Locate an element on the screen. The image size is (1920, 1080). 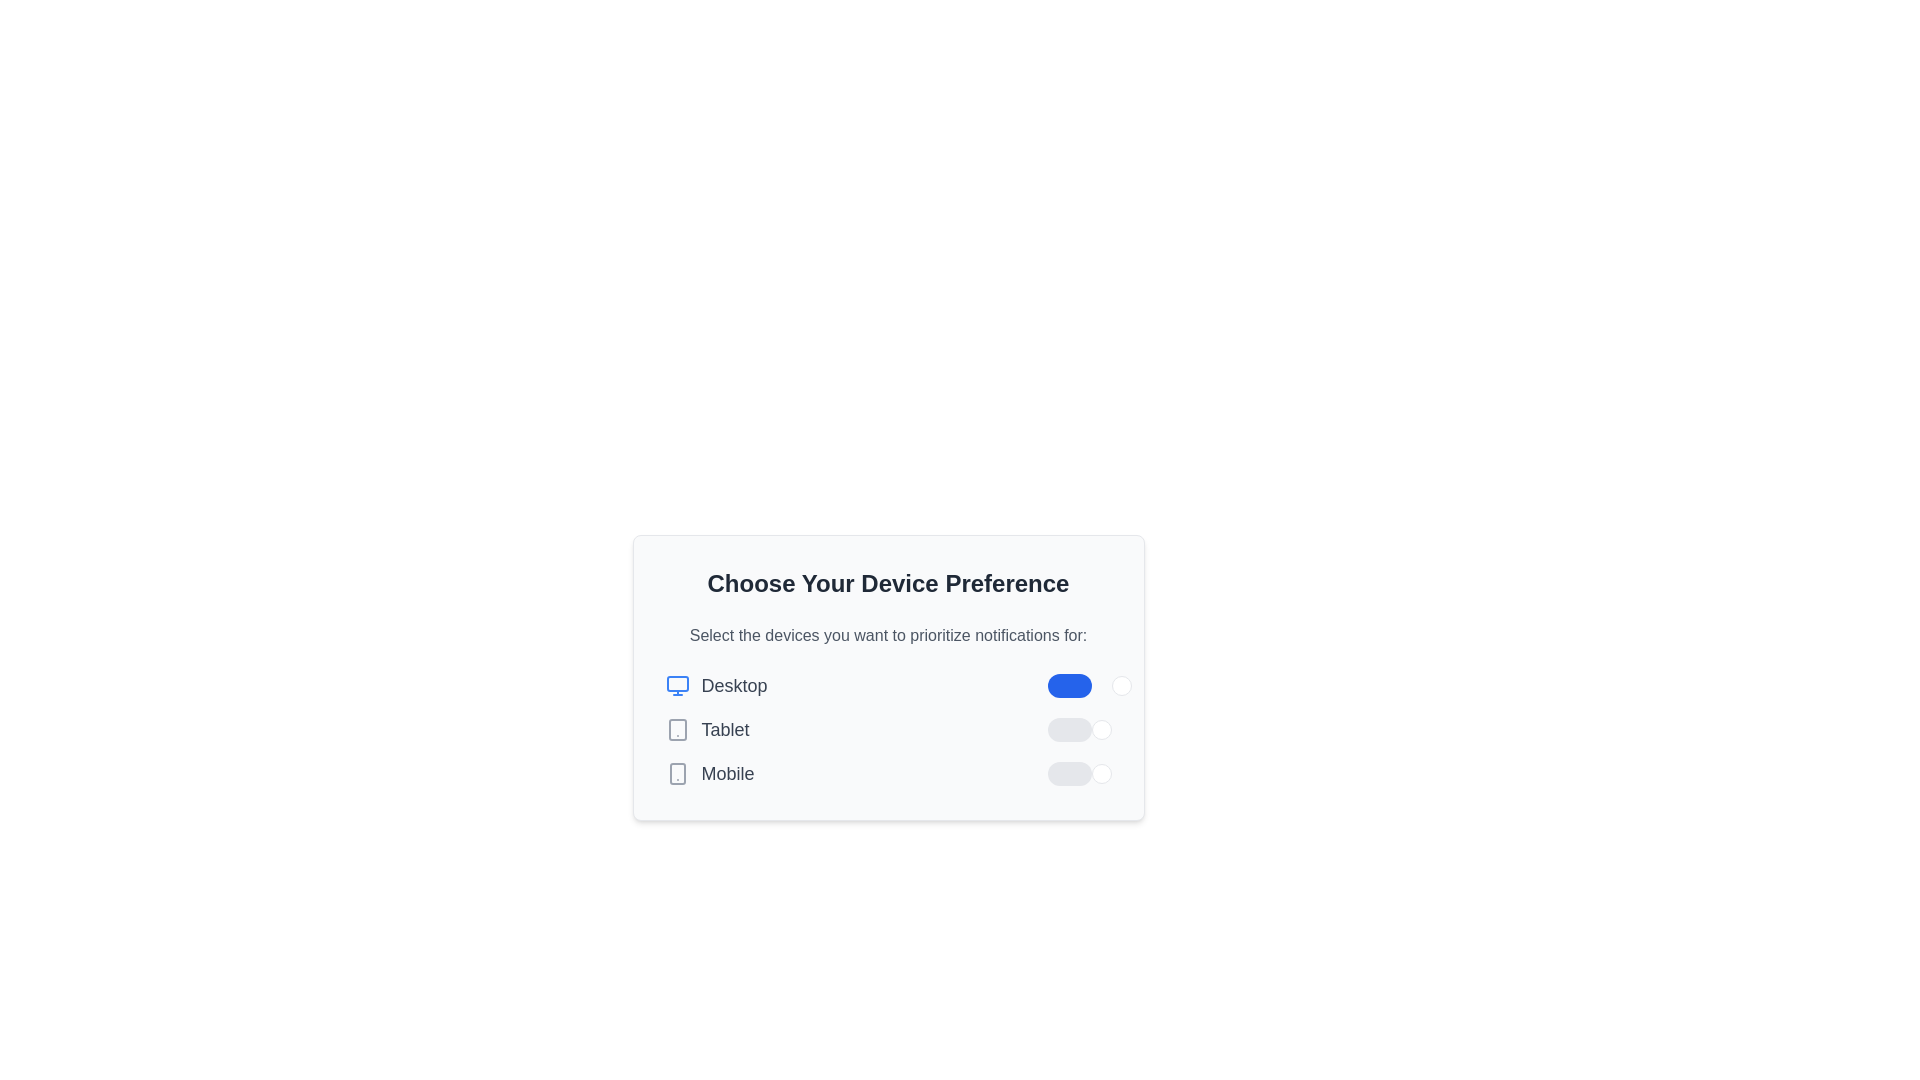
the 'Desktop' label, which is styled in gray and has a larger font size, located centrally within a vertical list of options, adjacent to a monitor icon on the left and a toggle switch on the right is located at coordinates (733, 685).